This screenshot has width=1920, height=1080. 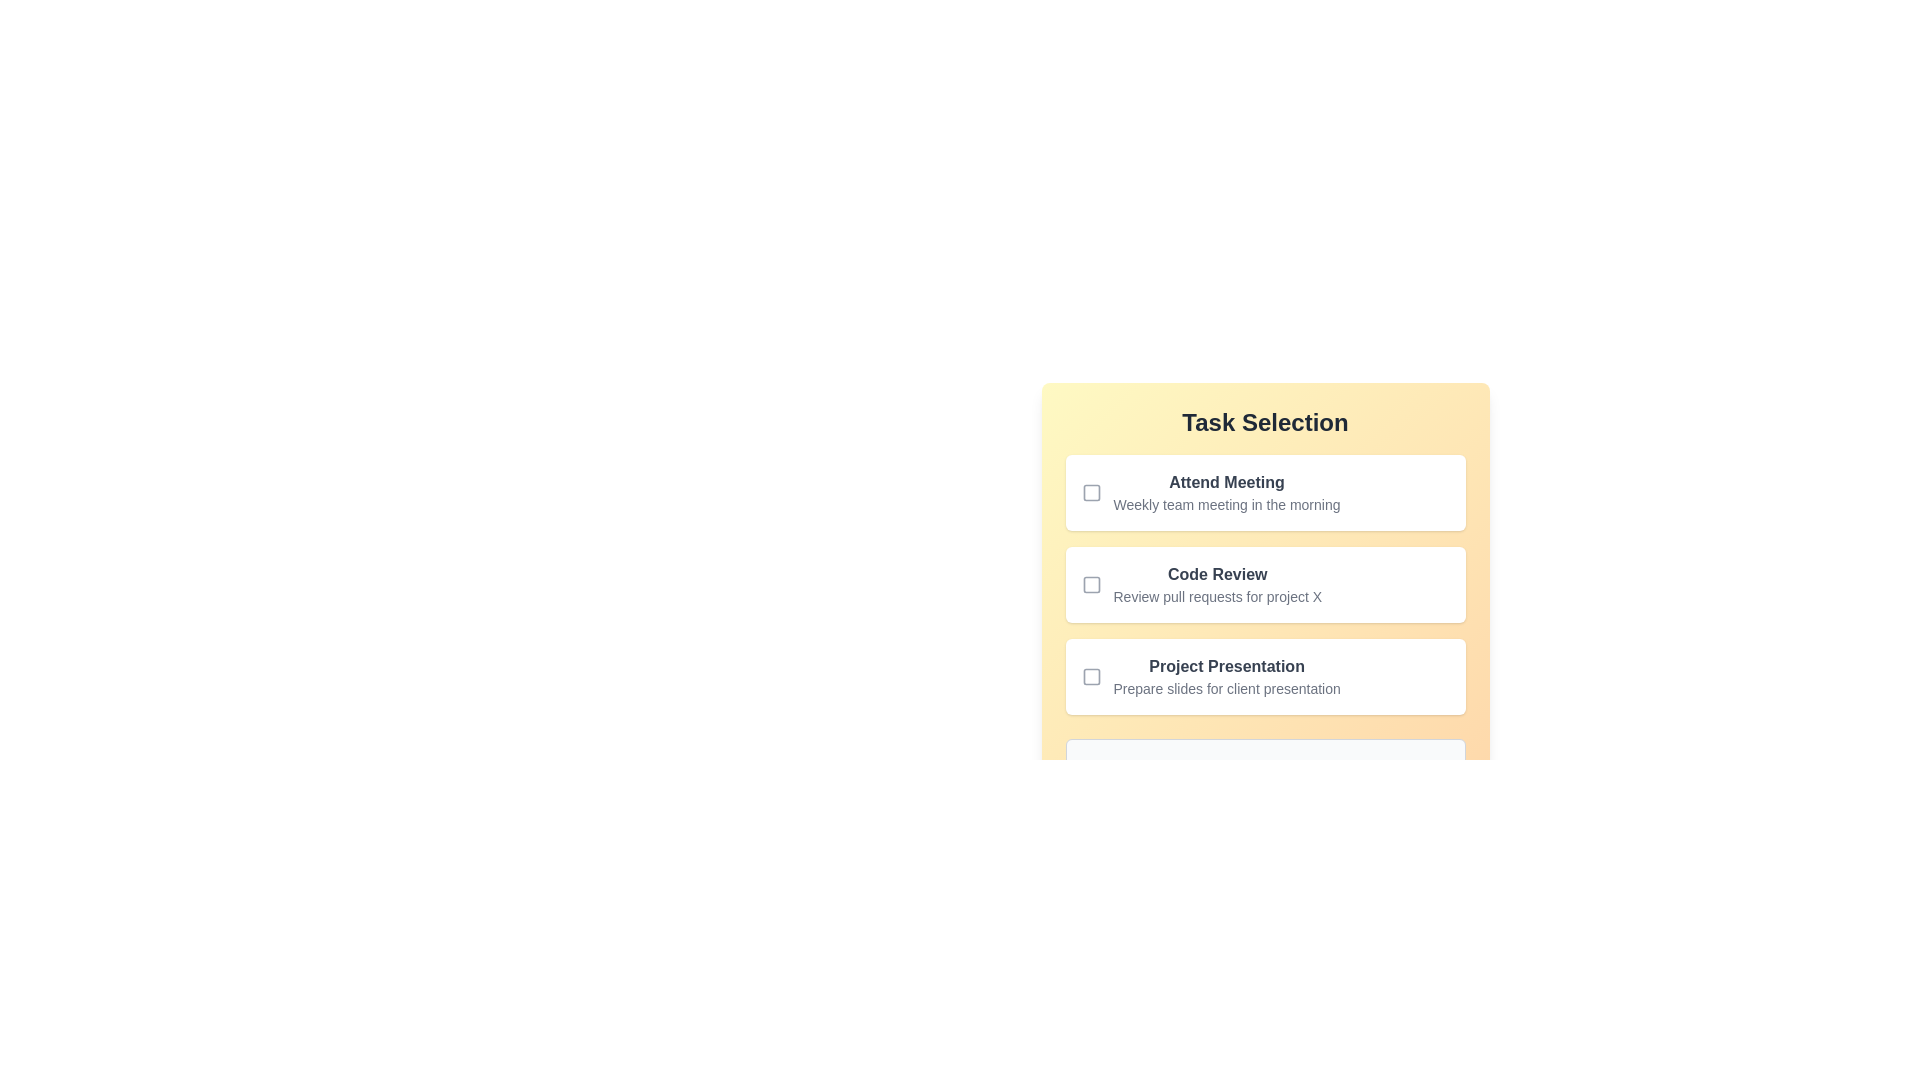 What do you see at coordinates (1090, 585) in the screenshot?
I see `the small square icon with a gray outline, located to the left of the text 'Code Review' in the second list item of the task selection section` at bounding box center [1090, 585].